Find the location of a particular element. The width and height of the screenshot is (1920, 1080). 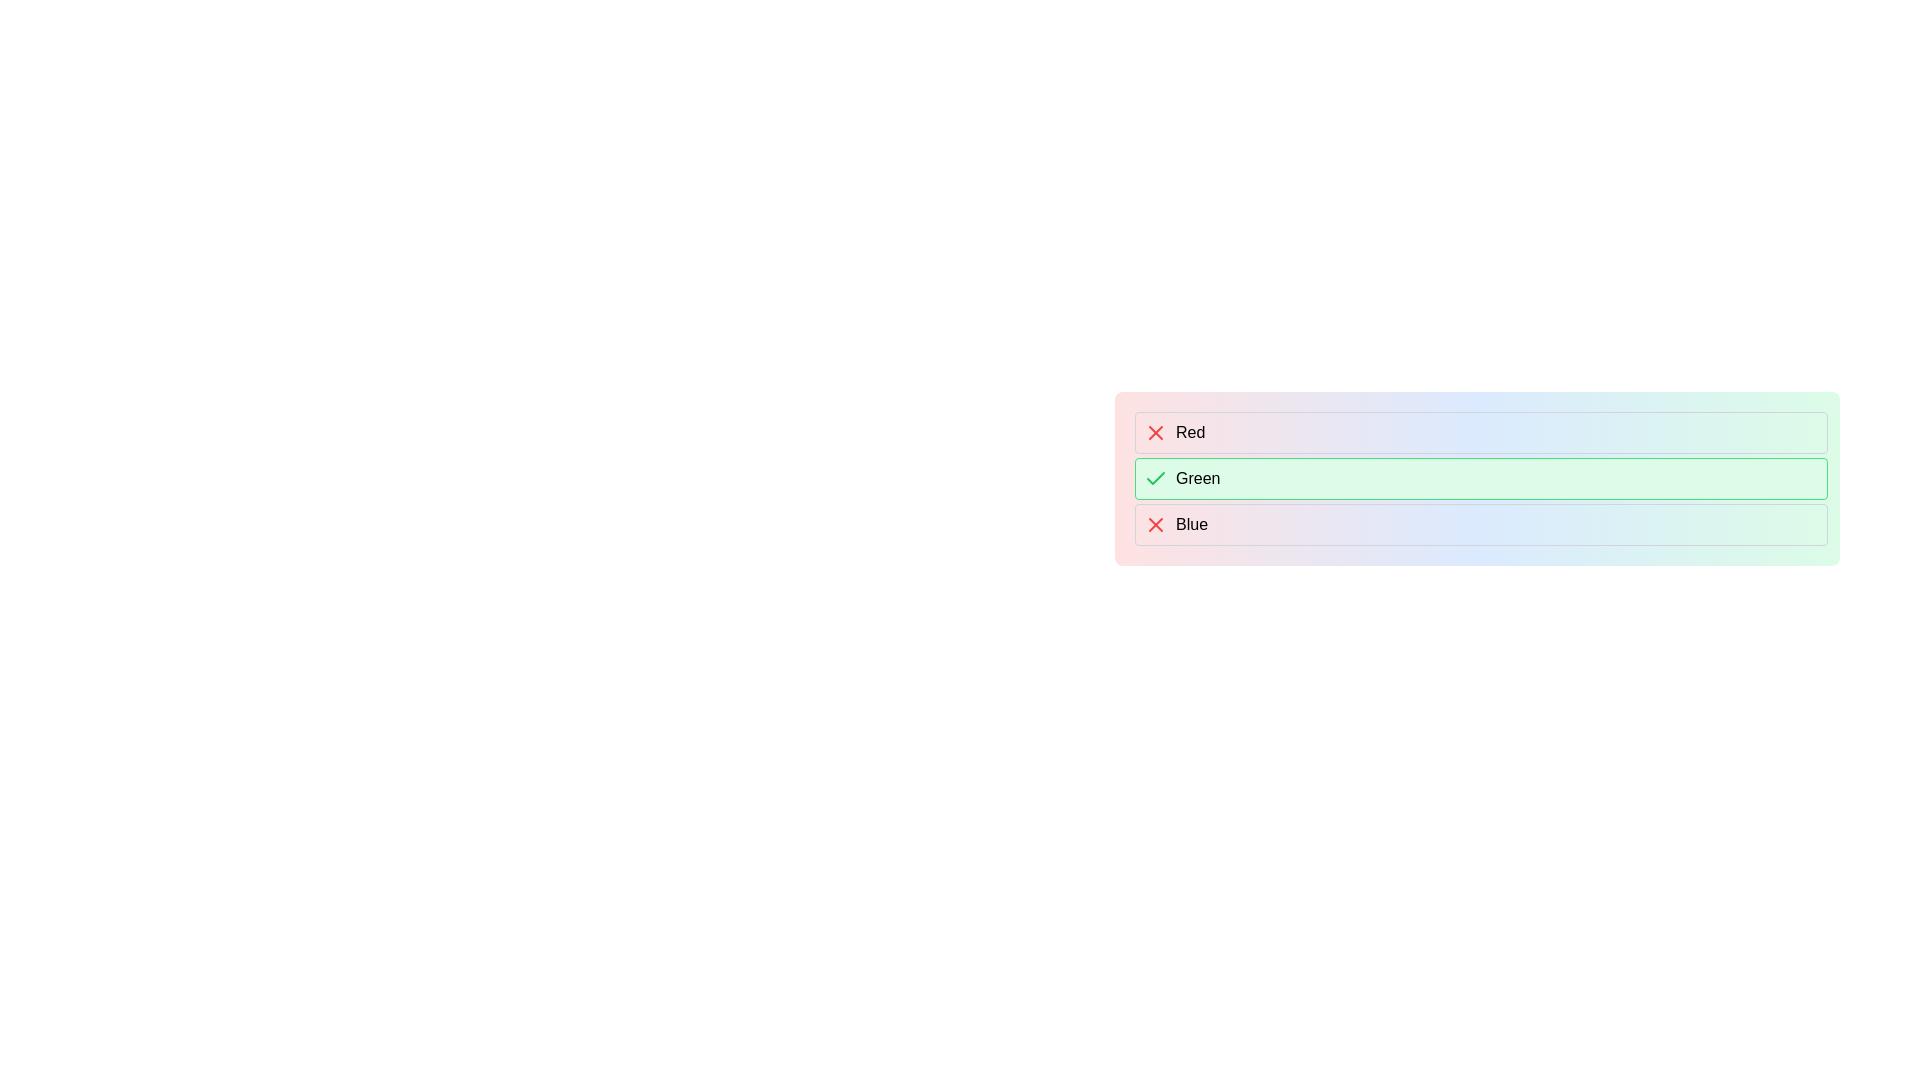

the green check icon, which signifies a positive confirmation, located to the left of the text 'Green' within a green rectangle is located at coordinates (1156, 478).